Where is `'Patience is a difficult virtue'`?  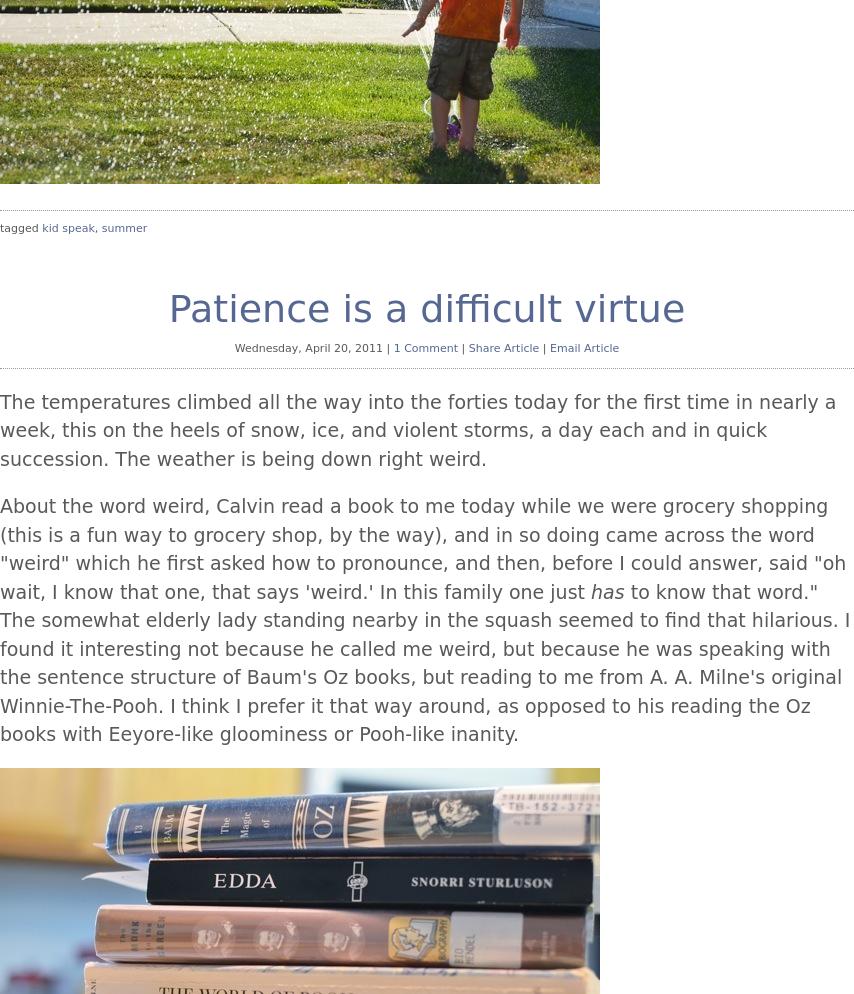 'Patience is a difficult virtue' is located at coordinates (426, 308).